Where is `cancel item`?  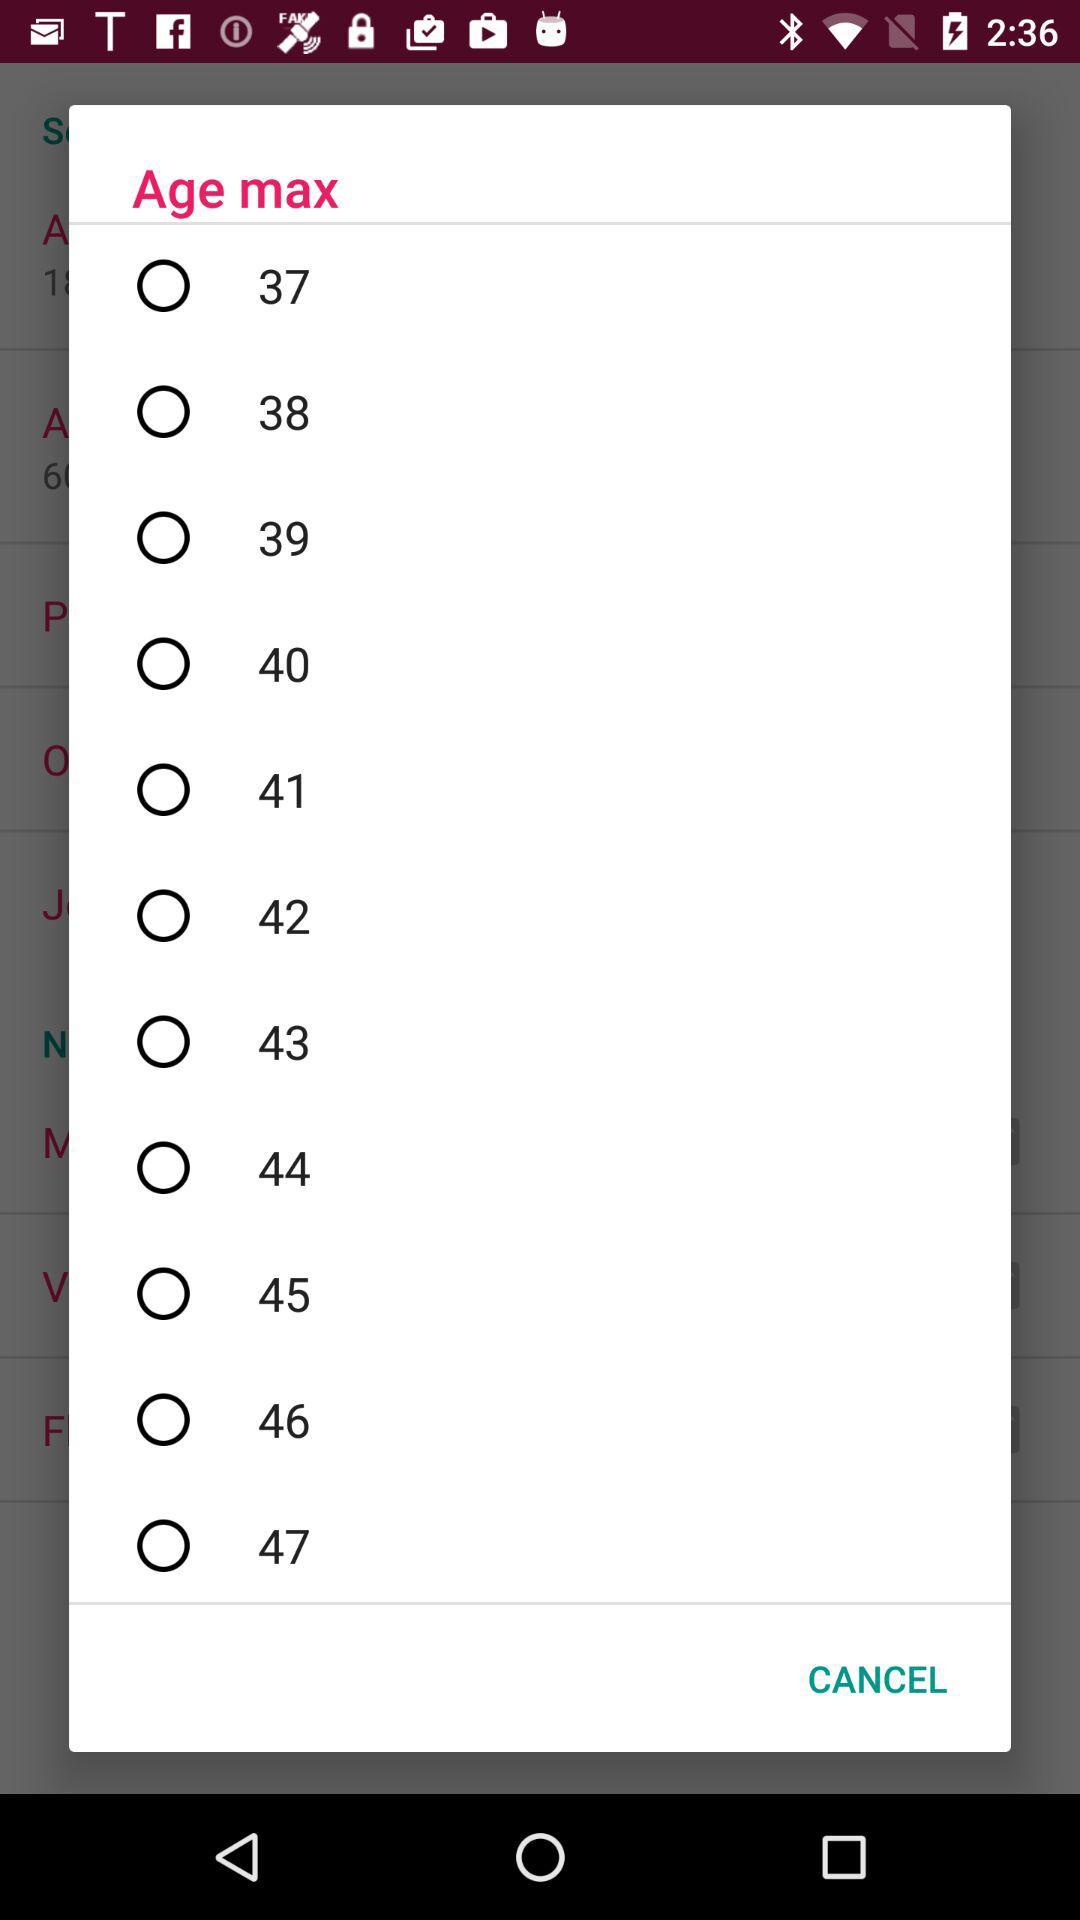 cancel item is located at coordinates (876, 1678).